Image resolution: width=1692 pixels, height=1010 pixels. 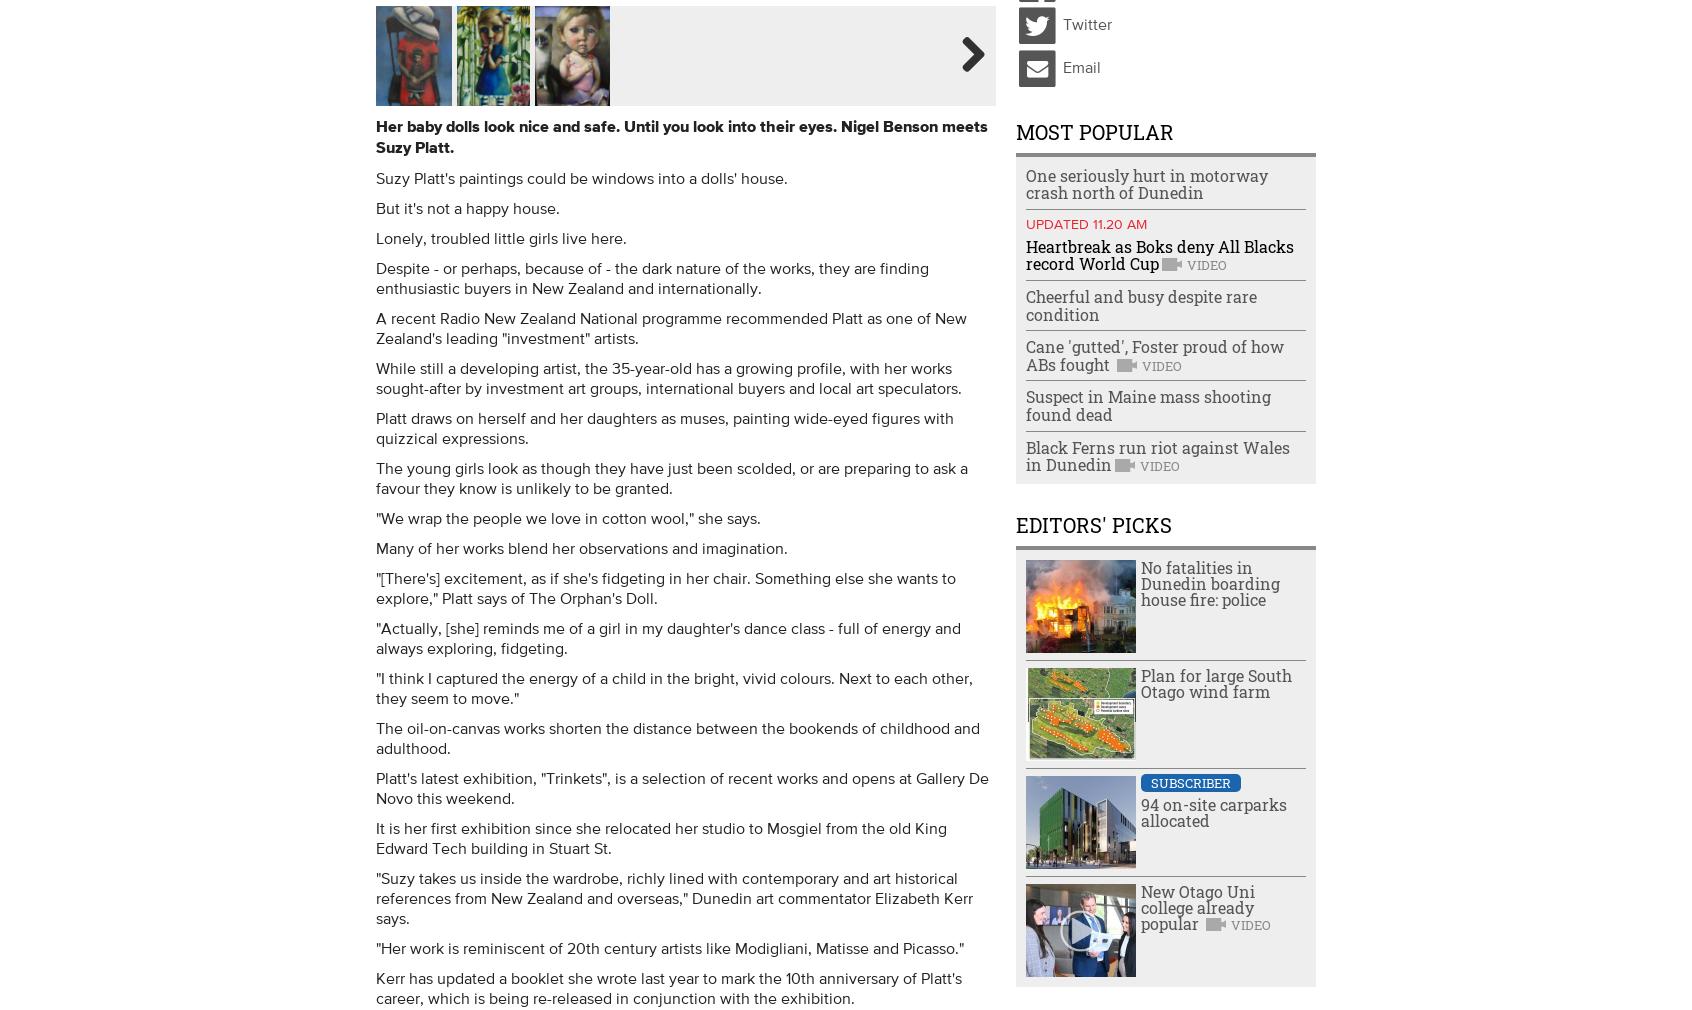 What do you see at coordinates (674, 897) in the screenshot?
I see `'"Suzy takes us inside the wardrobe, richly lined with contemporary and art historical references from New Zealand and overseas," Dunedin art commentator Elizabeth Kerr says.'` at bounding box center [674, 897].